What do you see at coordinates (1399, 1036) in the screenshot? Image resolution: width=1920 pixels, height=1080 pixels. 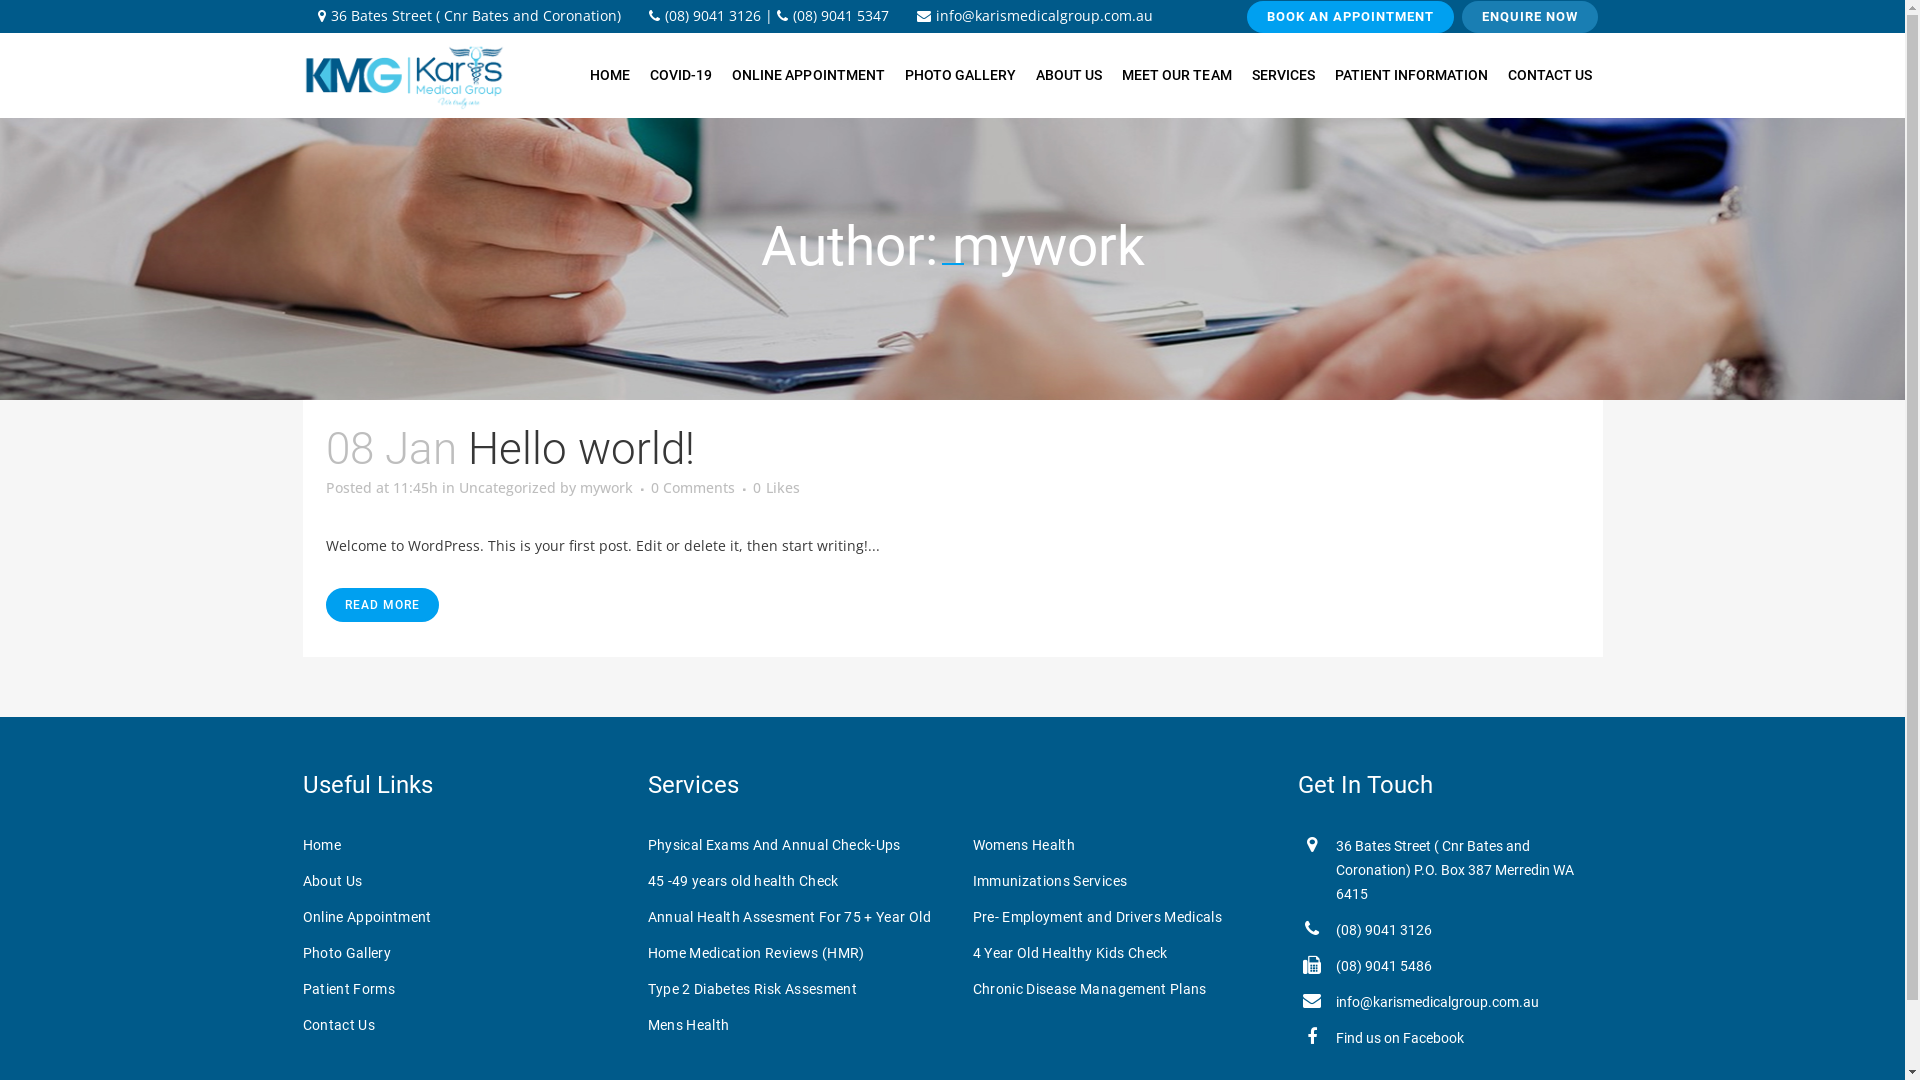 I see `'Find us on Facebook'` at bounding box center [1399, 1036].